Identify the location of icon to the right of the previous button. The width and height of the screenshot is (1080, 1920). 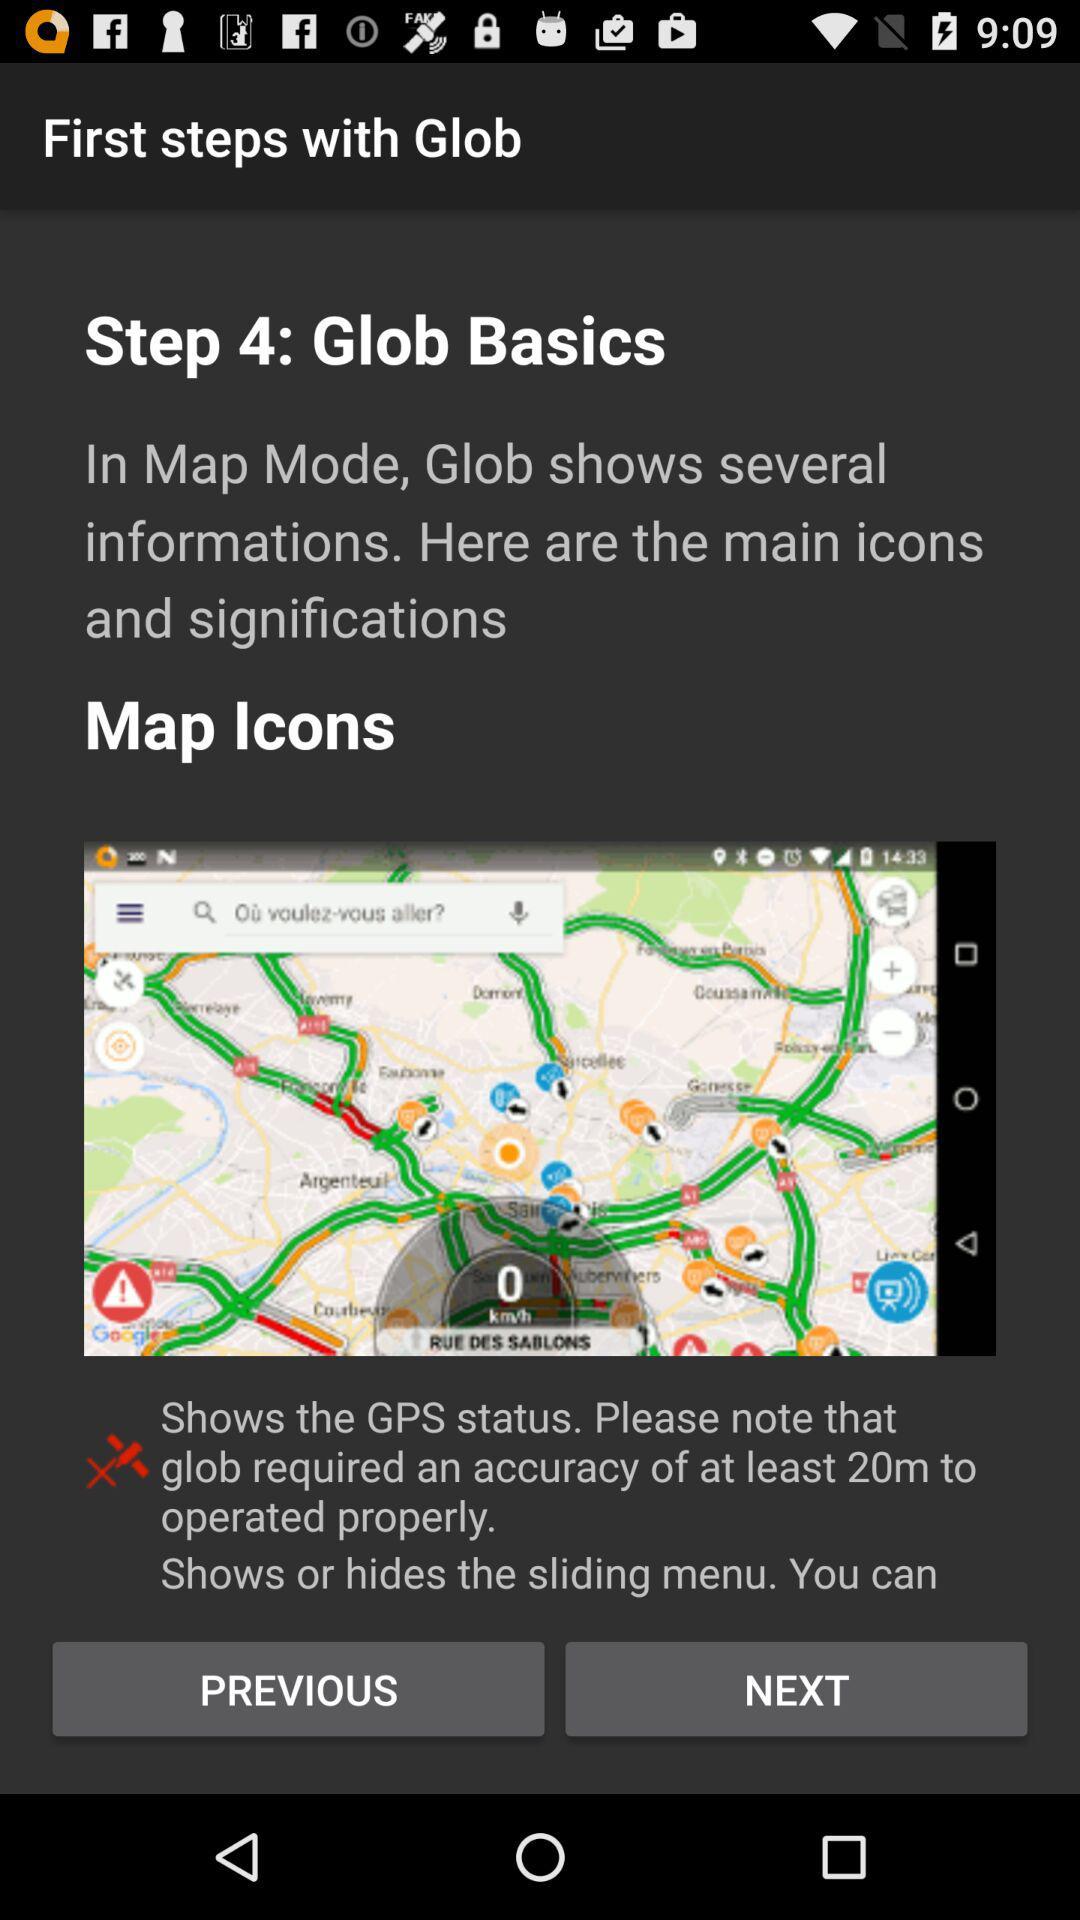
(795, 1688).